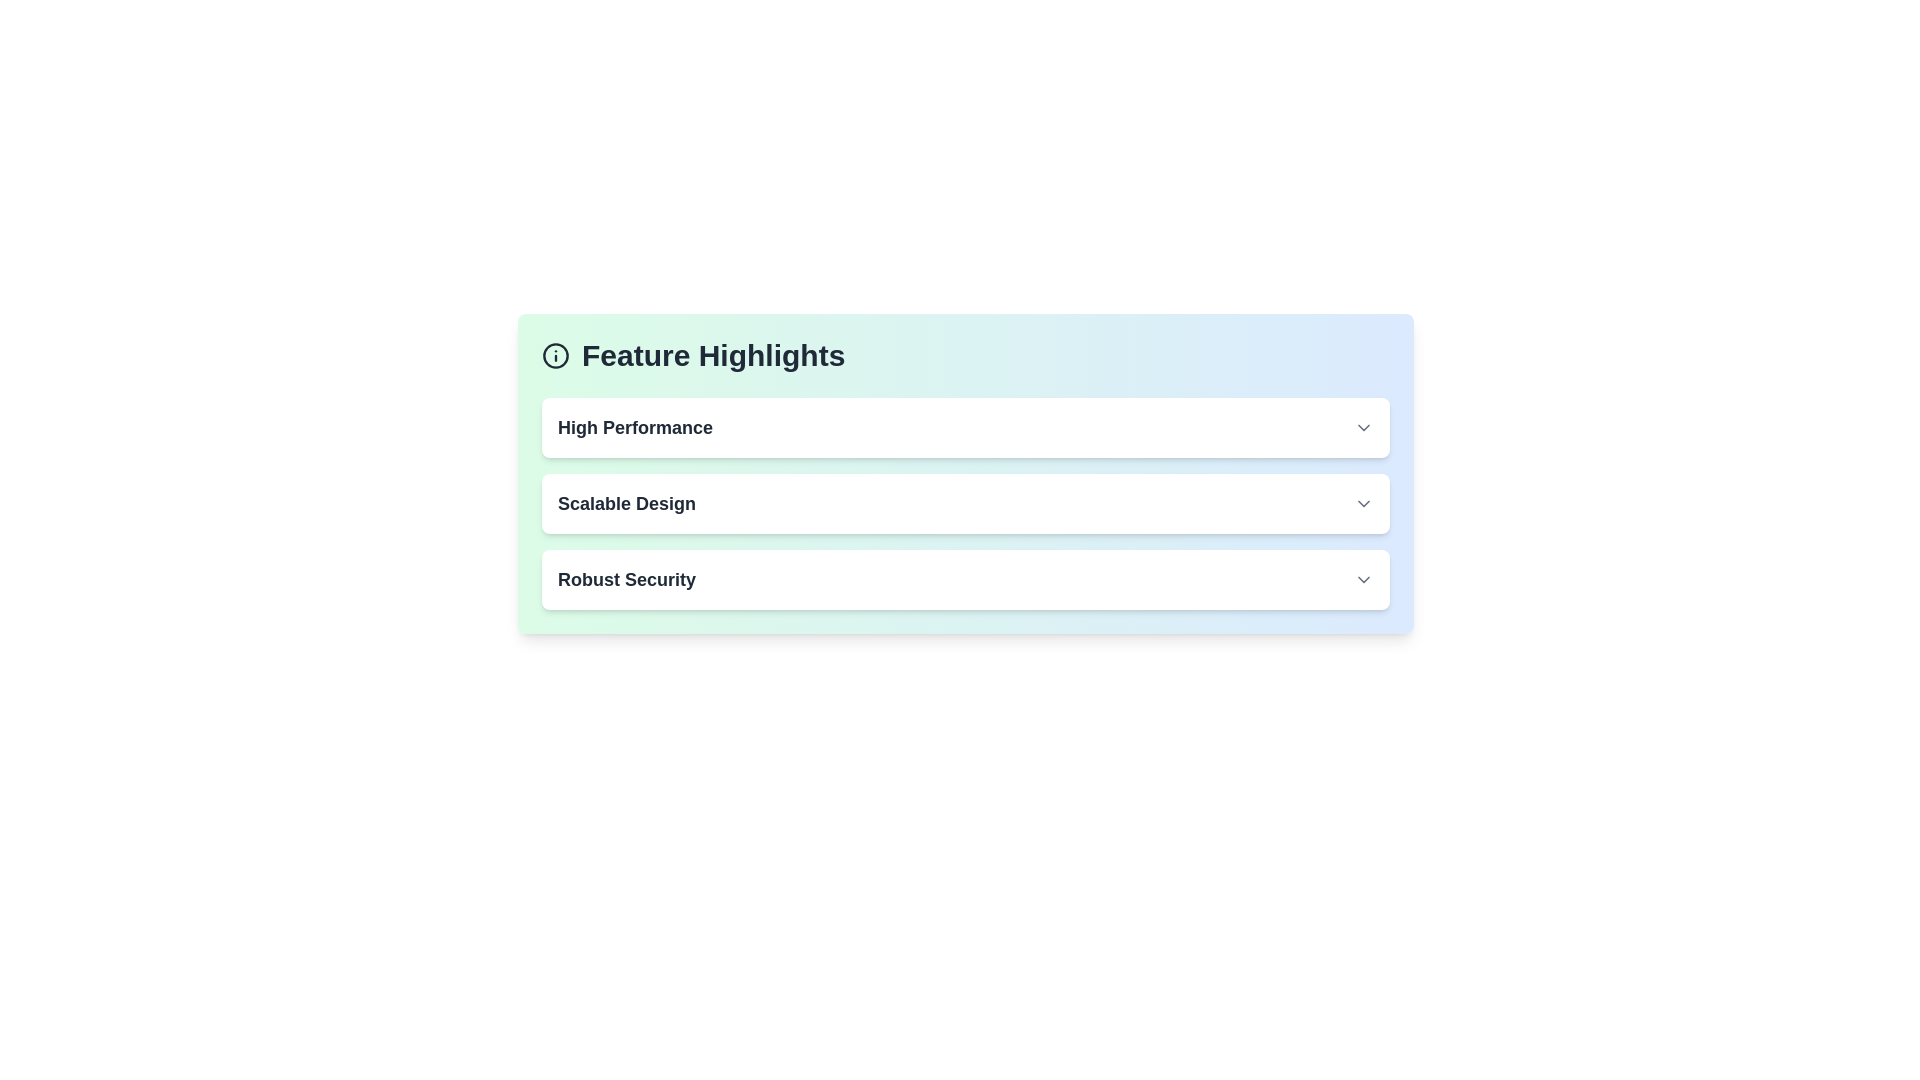 Image resolution: width=1920 pixels, height=1080 pixels. Describe the element at coordinates (1362, 503) in the screenshot. I see `the Dropdown Toggle Icon located at the upper-right corner of the 'Scalable Design' block in the 'Feature Highlights' list` at that location.